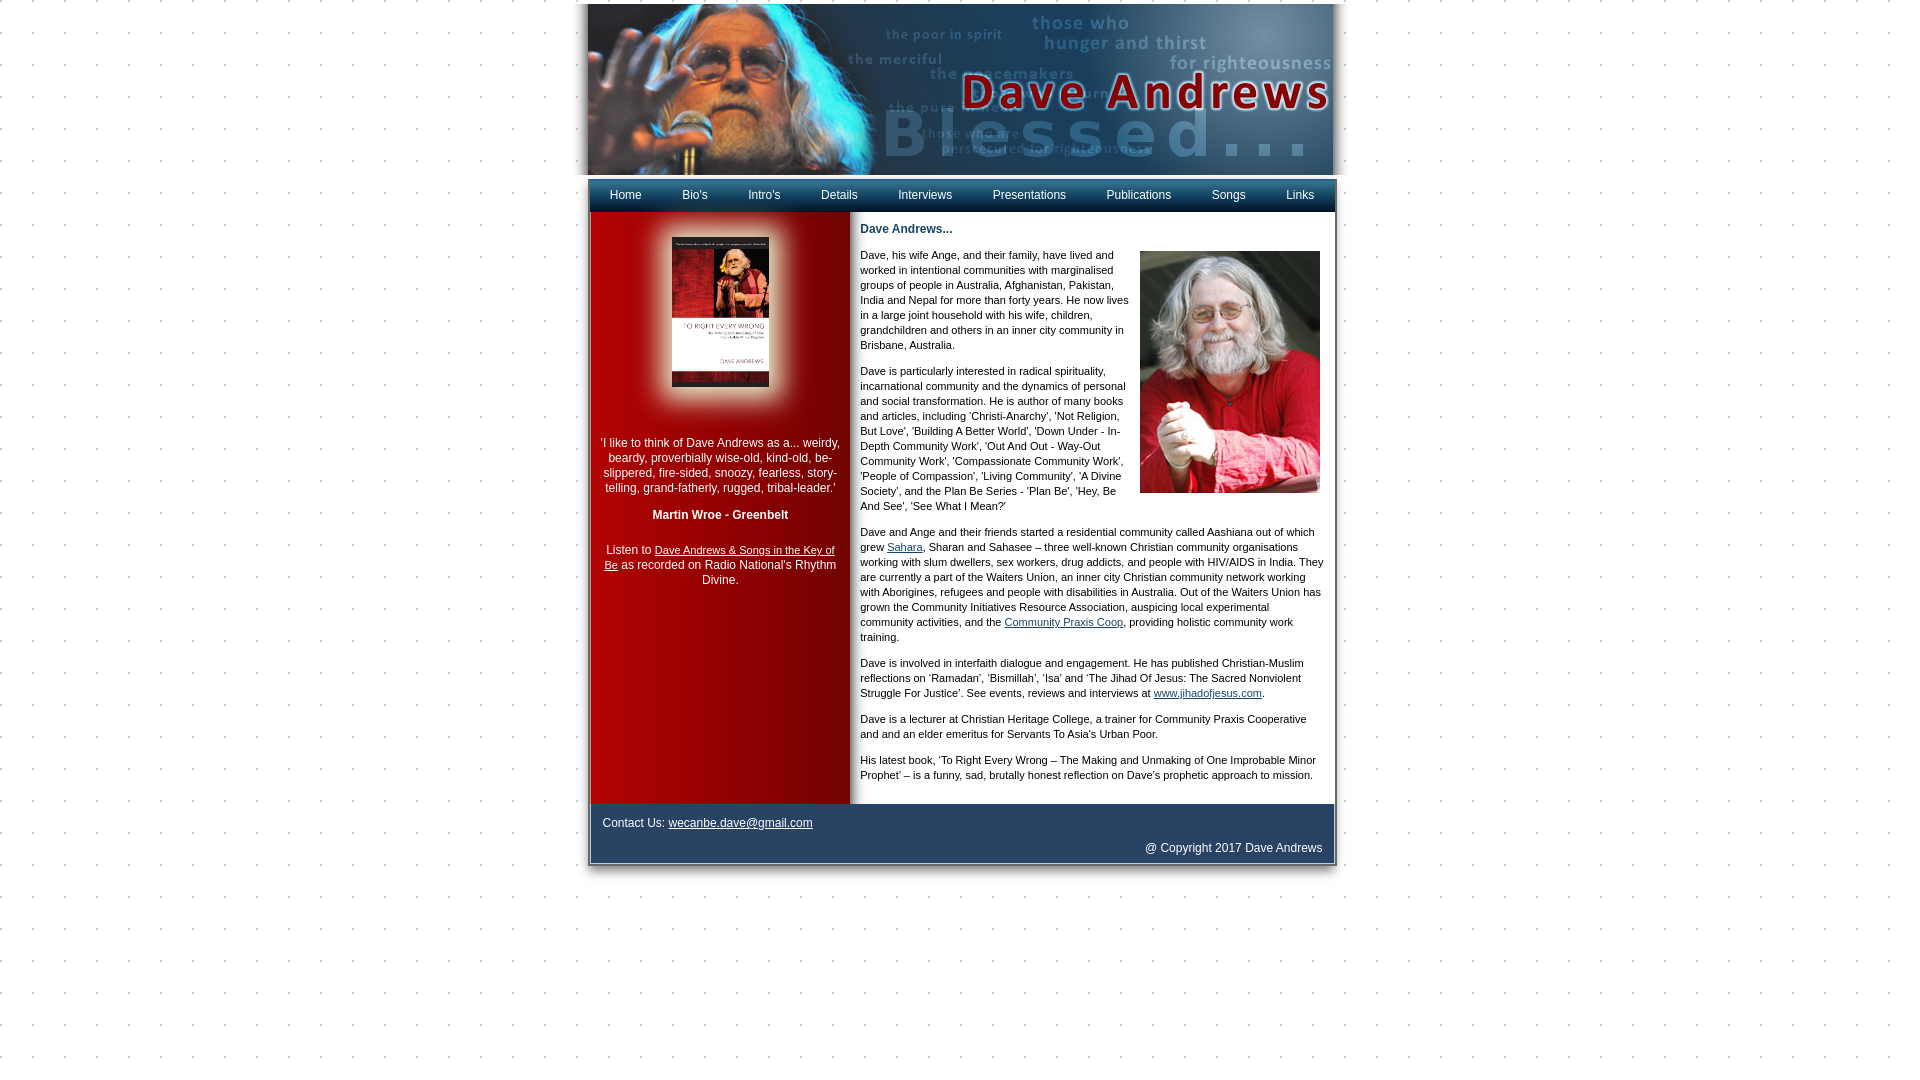 Image resolution: width=1920 pixels, height=1080 pixels. What do you see at coordinates (1063, 620) in the screenshot?
I see `'Community Praxis Coop'` at bounding box center [1063, 620].